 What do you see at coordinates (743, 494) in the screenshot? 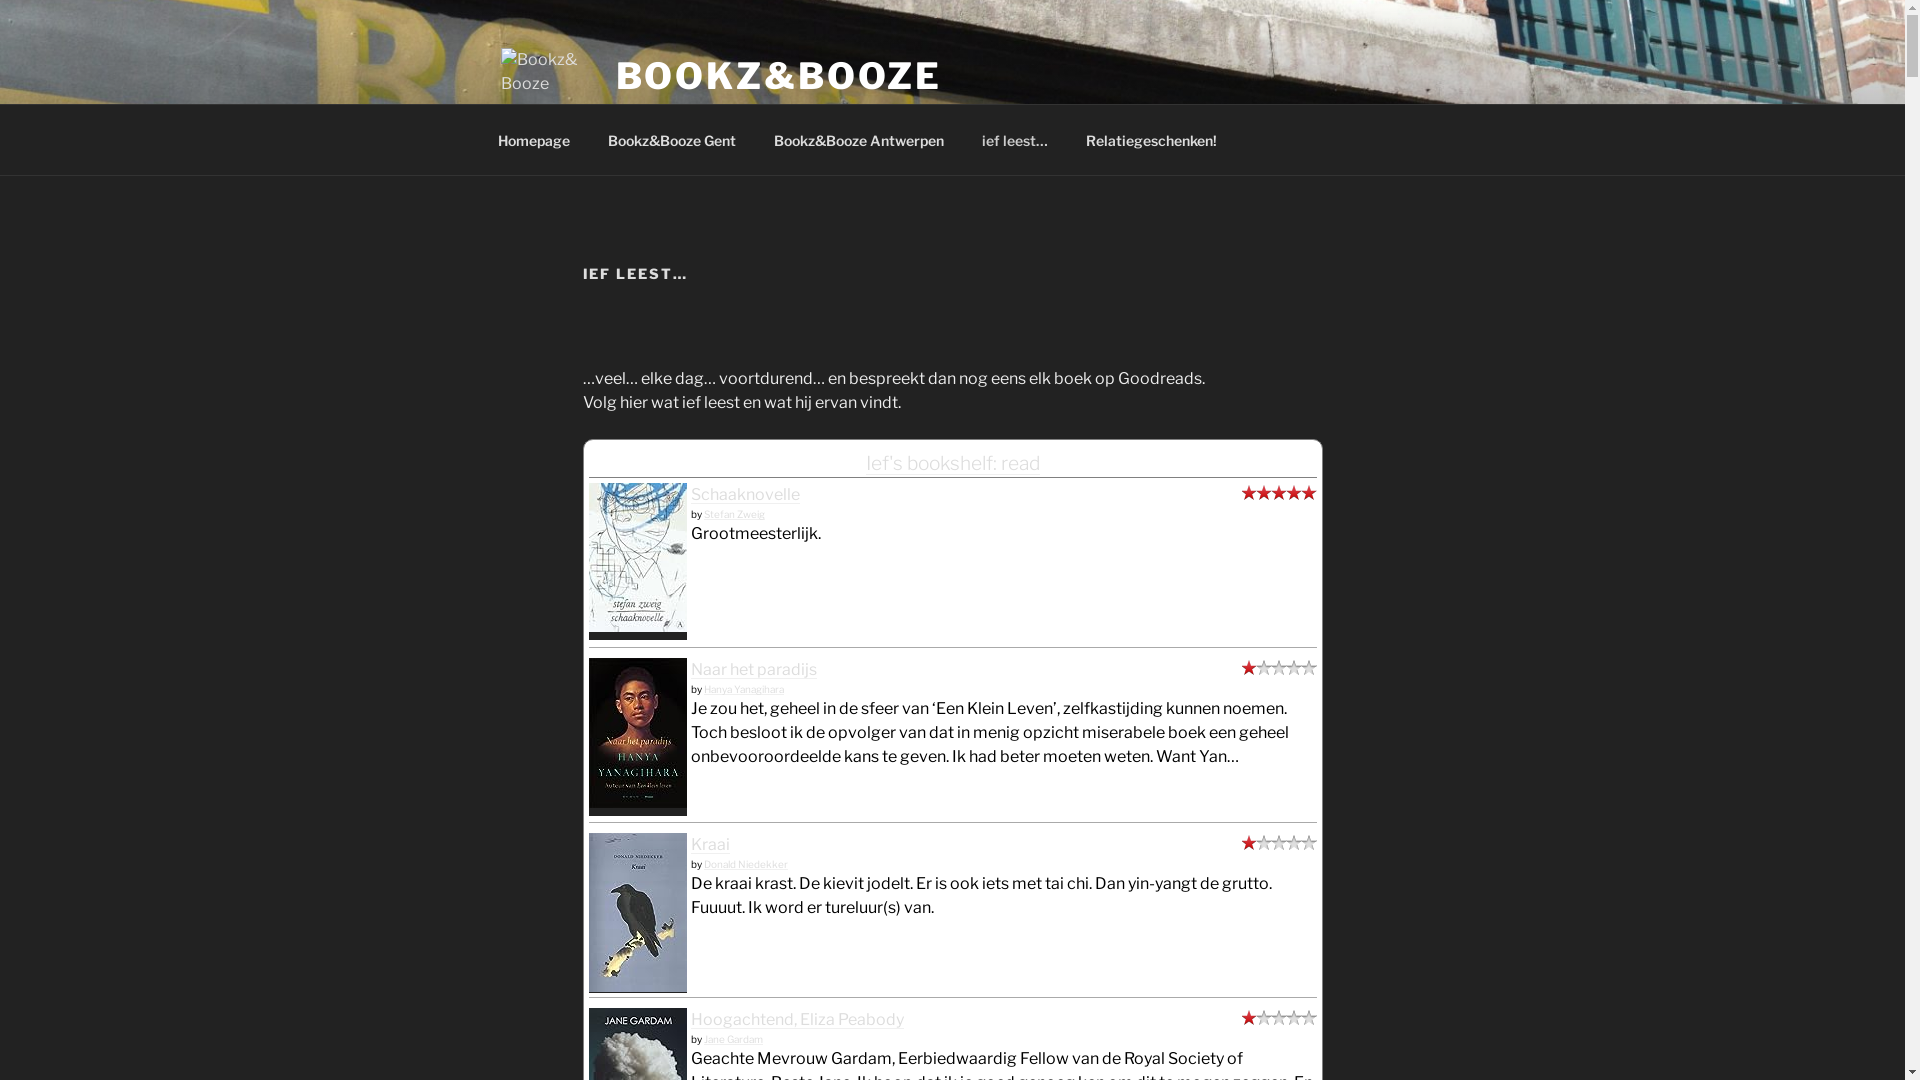
I see `'Schaaknovelle'` at bounding box center [743, 494].